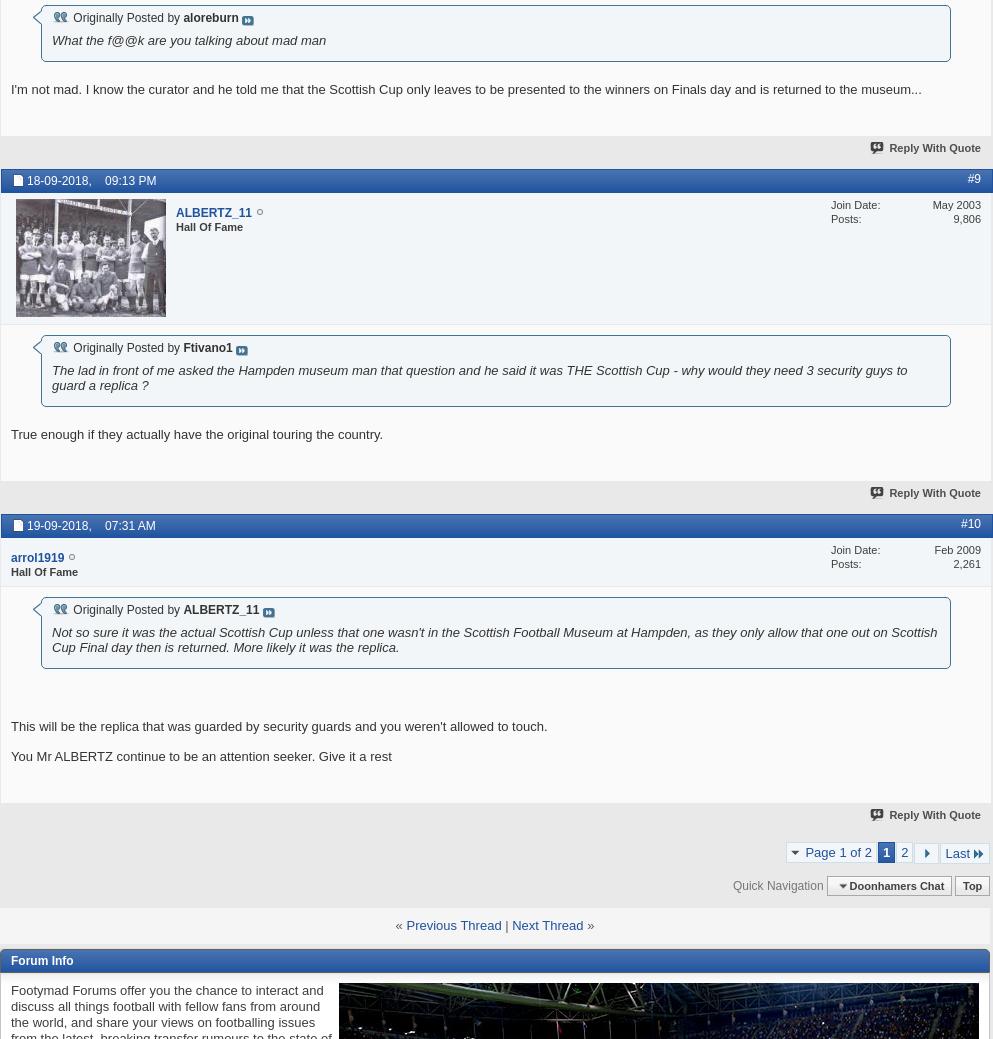 Image resolution: width=993 pixels, height=1039 pixels. Describe the element at coordinates (546, 924) in the screenshot. I see `'Next Thread'` at that location.